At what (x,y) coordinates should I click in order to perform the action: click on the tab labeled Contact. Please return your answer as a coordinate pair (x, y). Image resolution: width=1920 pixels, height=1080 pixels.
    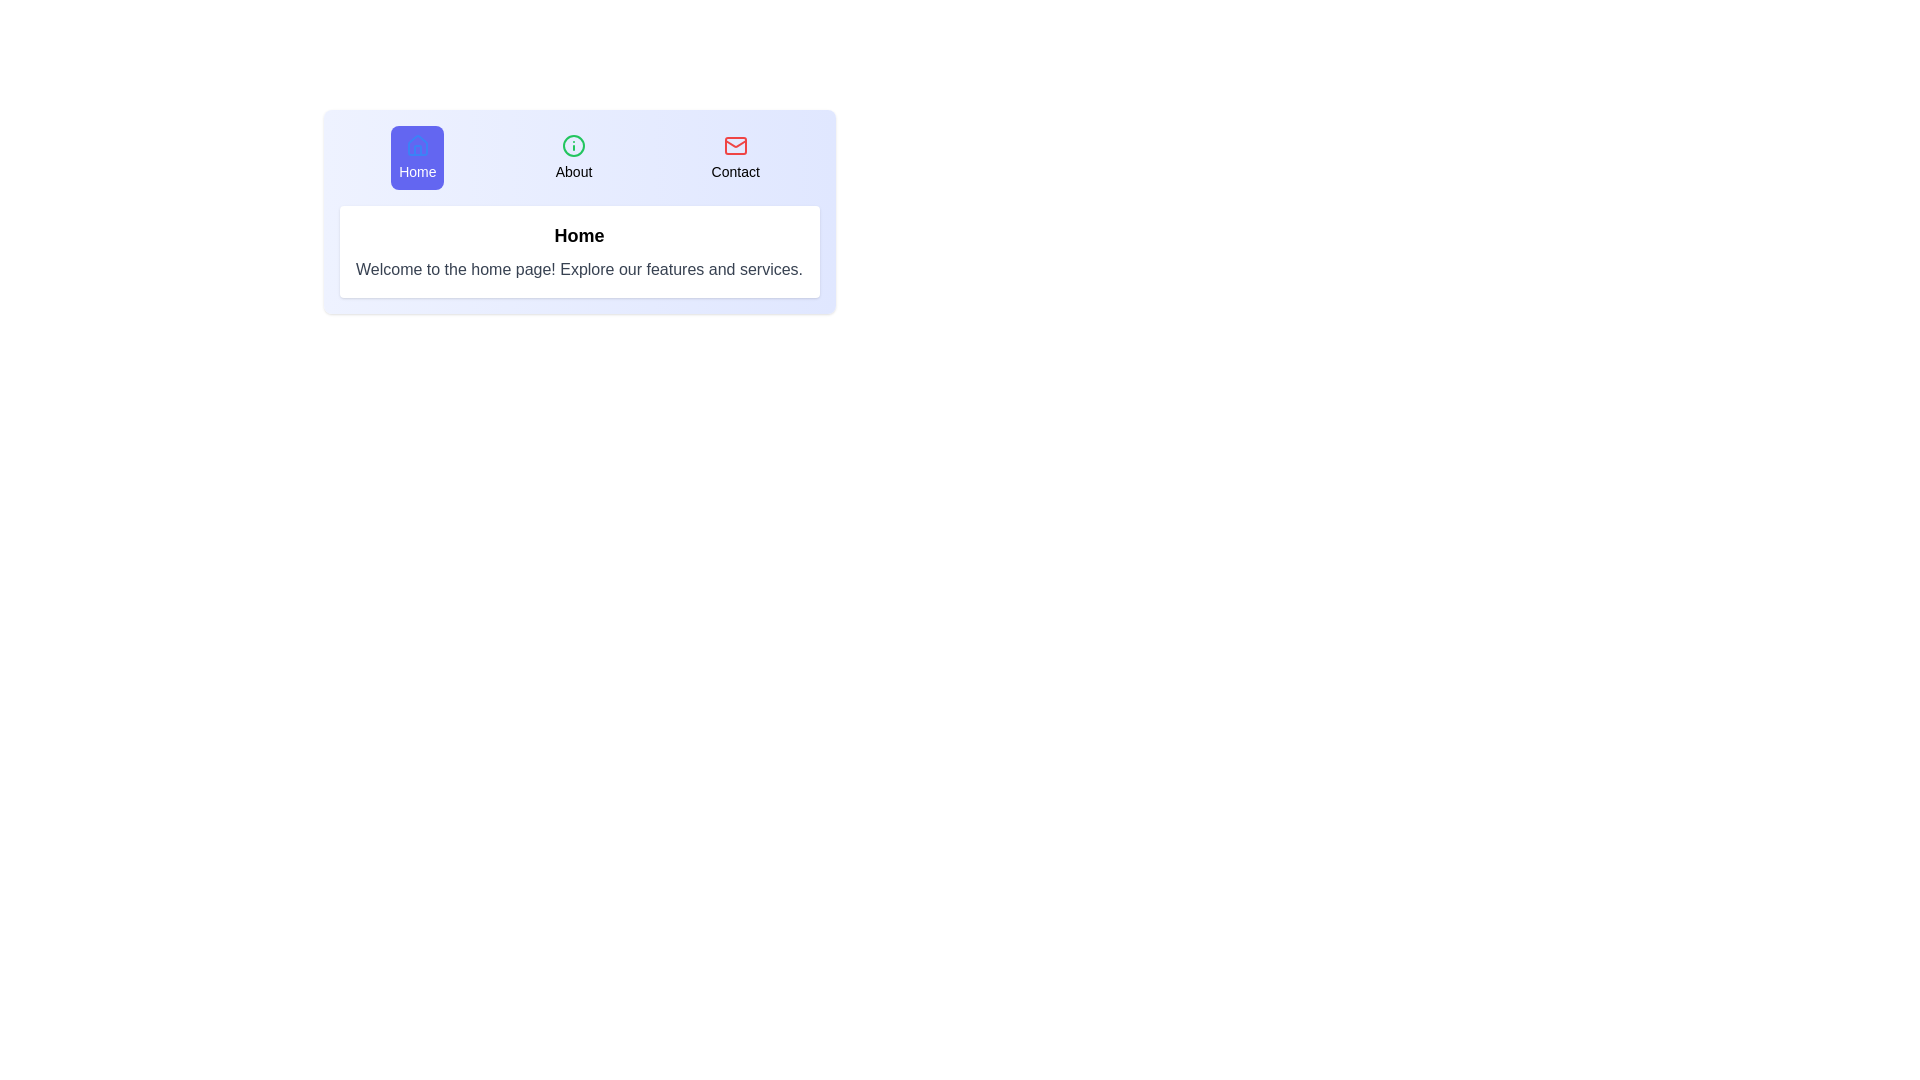
    Looking at the image, I should click on (734, 157).